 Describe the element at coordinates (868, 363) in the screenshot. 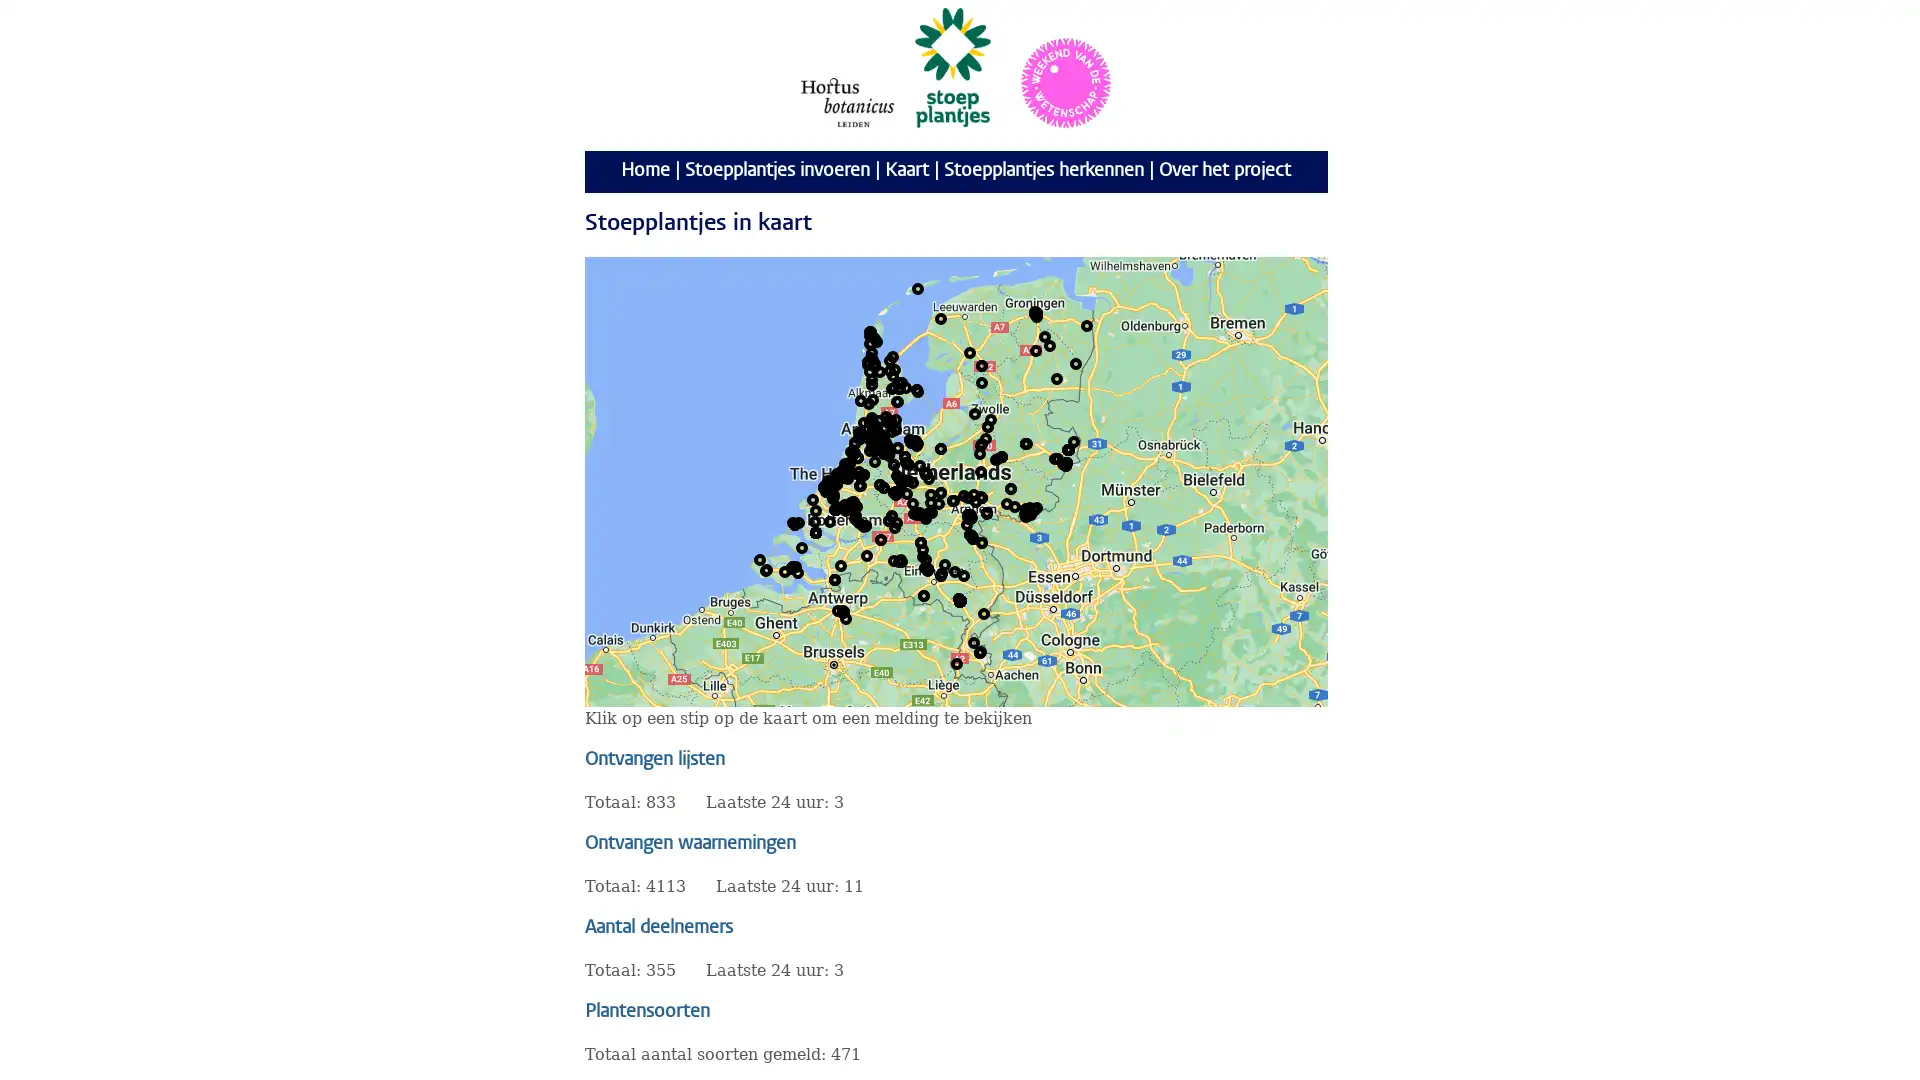

I see `Telling van op 27 juni 2022` at that location.